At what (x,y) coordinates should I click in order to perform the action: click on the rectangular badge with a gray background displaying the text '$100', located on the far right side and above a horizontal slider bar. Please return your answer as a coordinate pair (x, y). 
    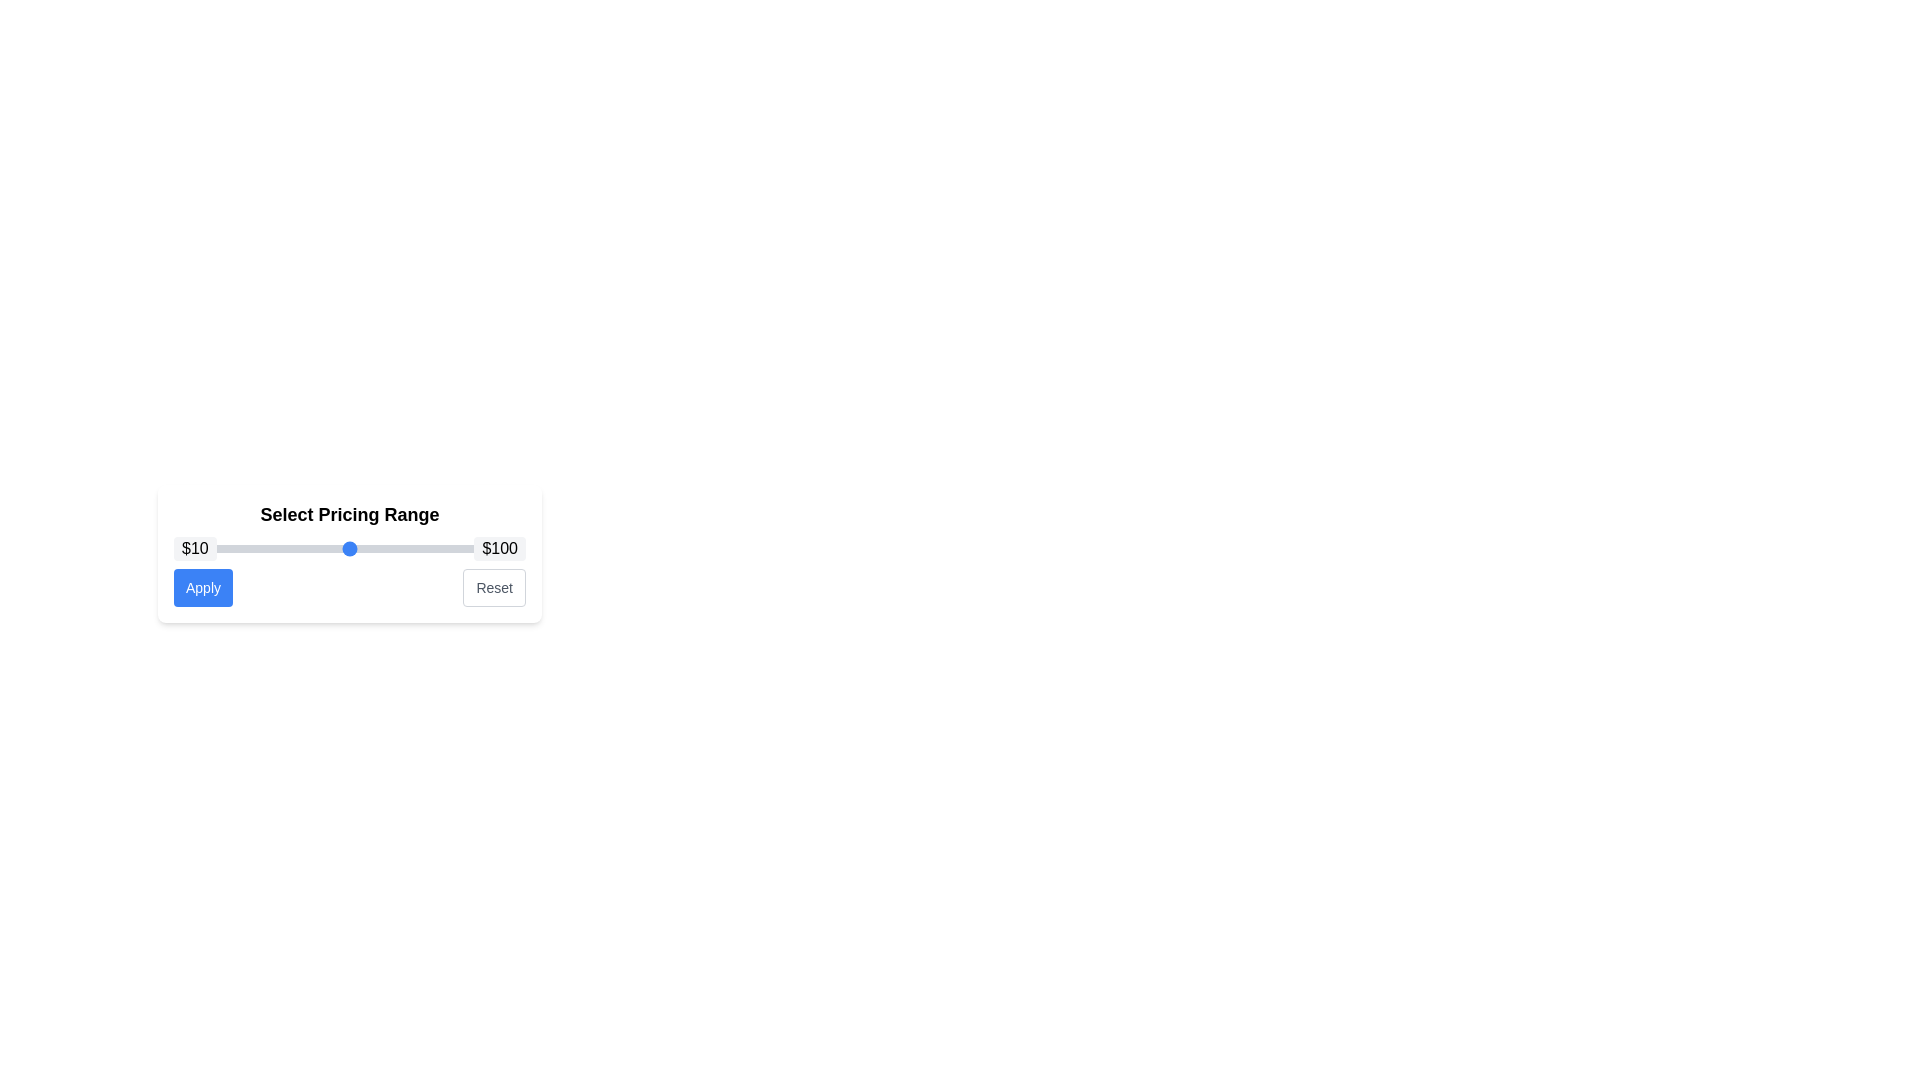
    Looking at the image, I should click on (500, 548).